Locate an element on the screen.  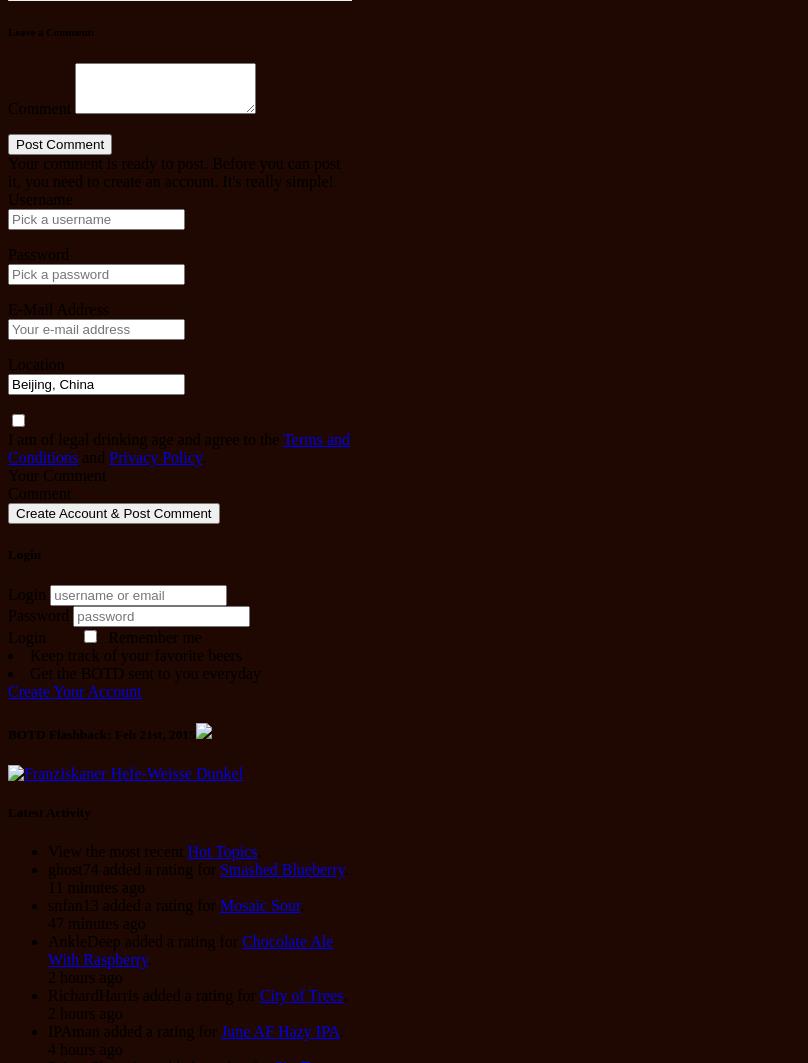
'Keep track of your favorite beers' is located at coordinates (134, 653).